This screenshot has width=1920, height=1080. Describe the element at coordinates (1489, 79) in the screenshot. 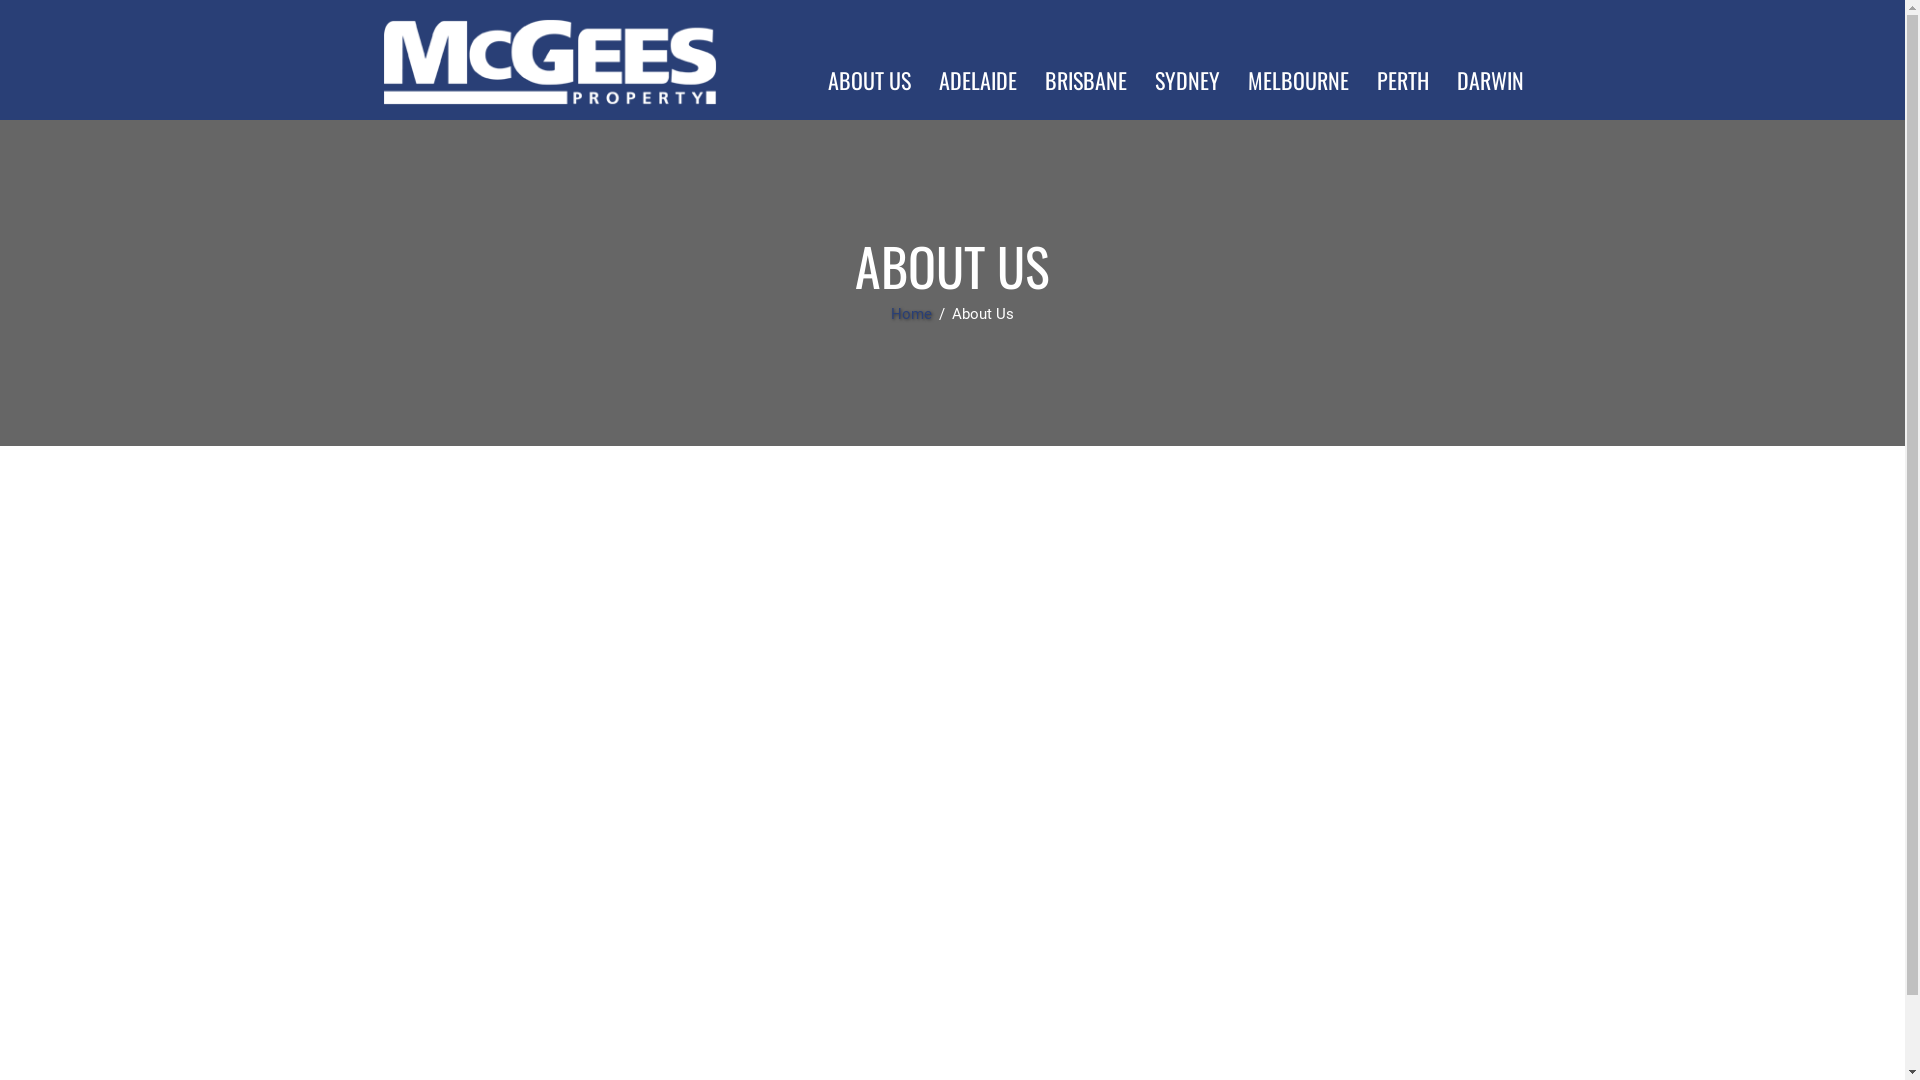

I see `'DARWIN'` at that location.